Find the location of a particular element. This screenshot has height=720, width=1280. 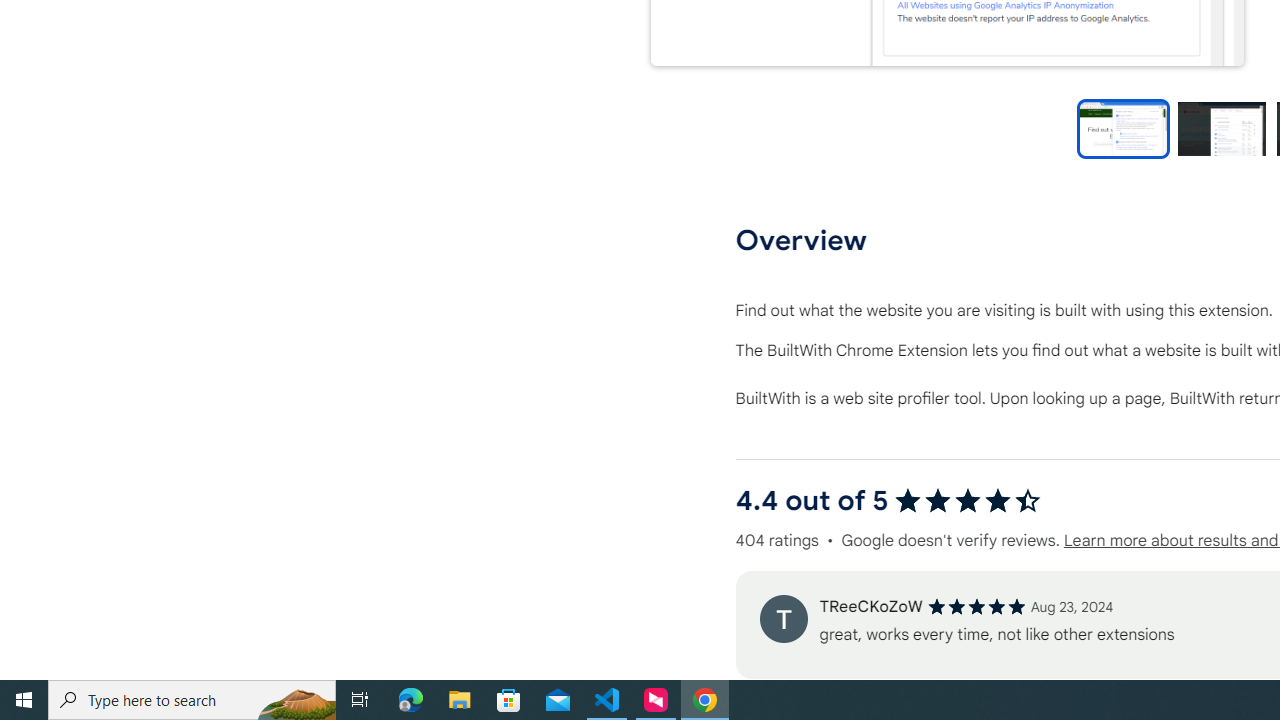

'4.4 out of 5 stars' is located at coordinates (967, 499).